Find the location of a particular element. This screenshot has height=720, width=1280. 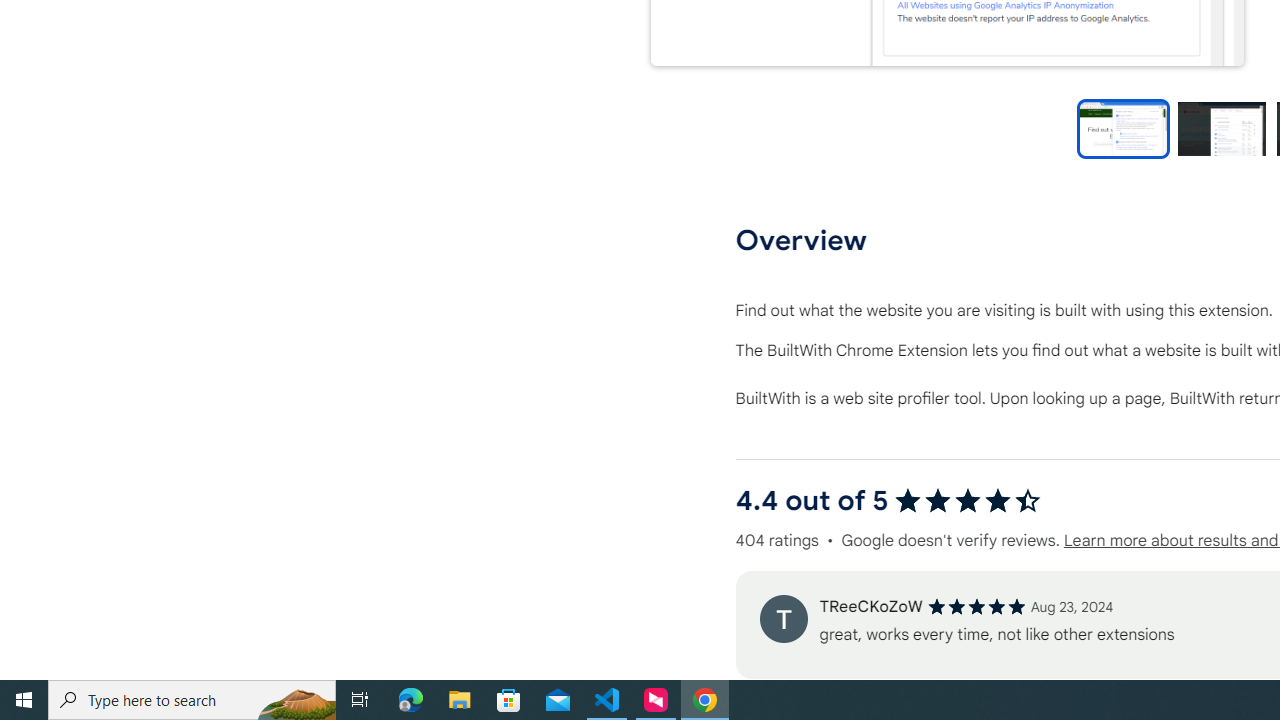

'4.4 out of 5 stars' is located at coordinates (967, 499).